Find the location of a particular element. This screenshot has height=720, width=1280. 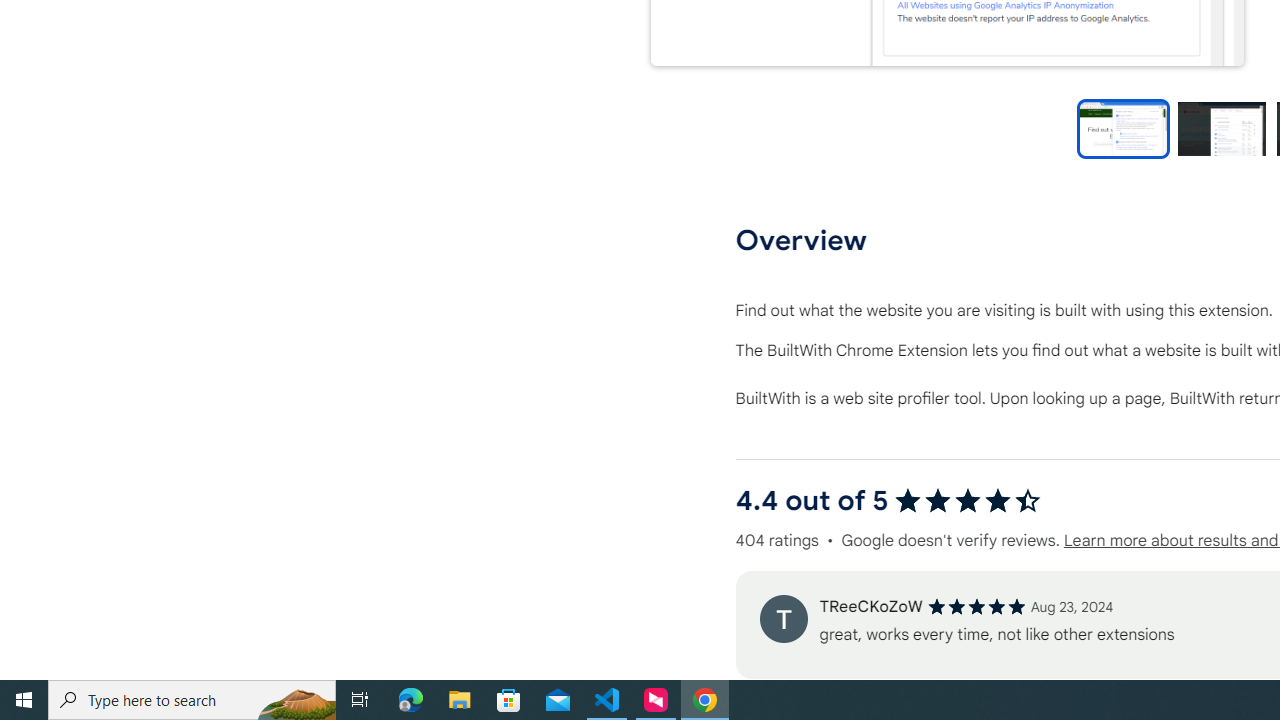

'4.4 out of 5 stars' is located at coordinates (967, 499).